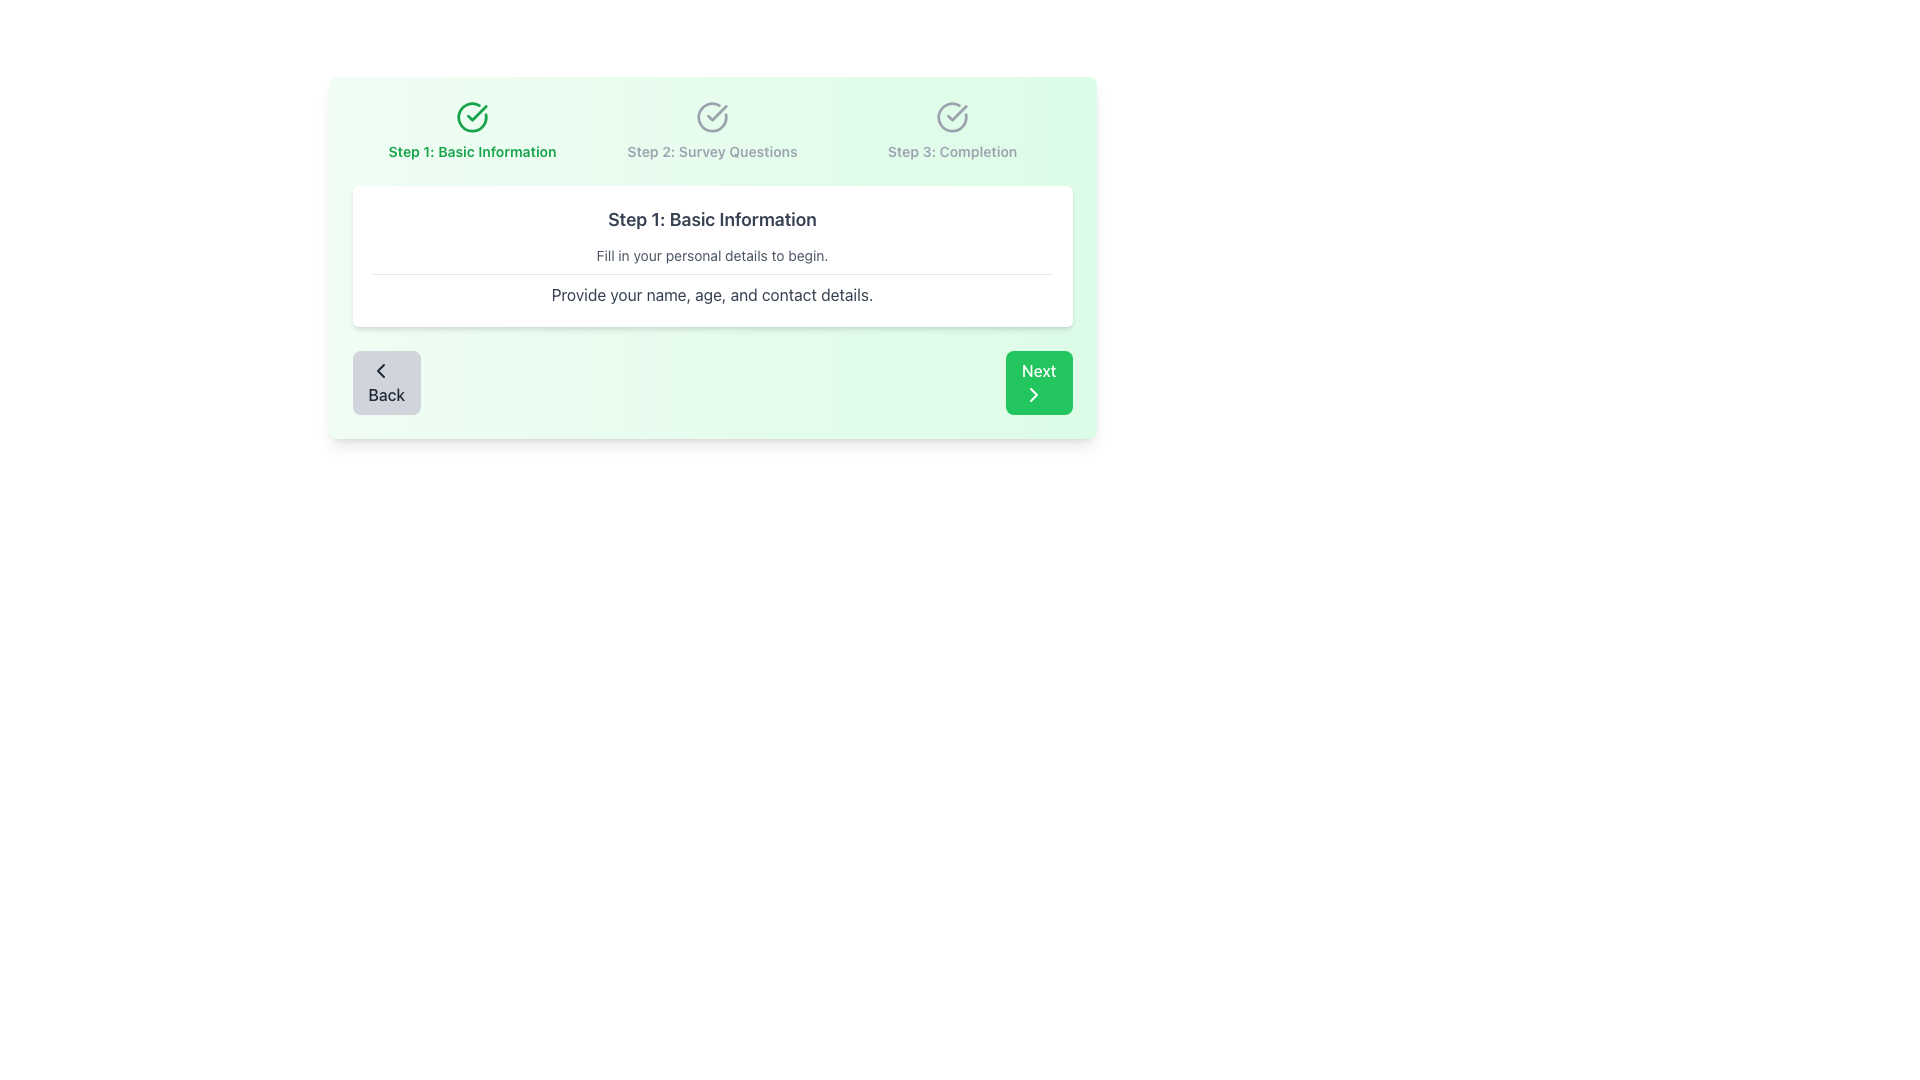 This screenshot has height=1080, width=1920. I want to click on the Text Label indicating the current or upcoming survey step, which is centrally located in the progress indicator section between 'Step 1: Basic Information' and 'Step 3: Completion', so click(712, 131).